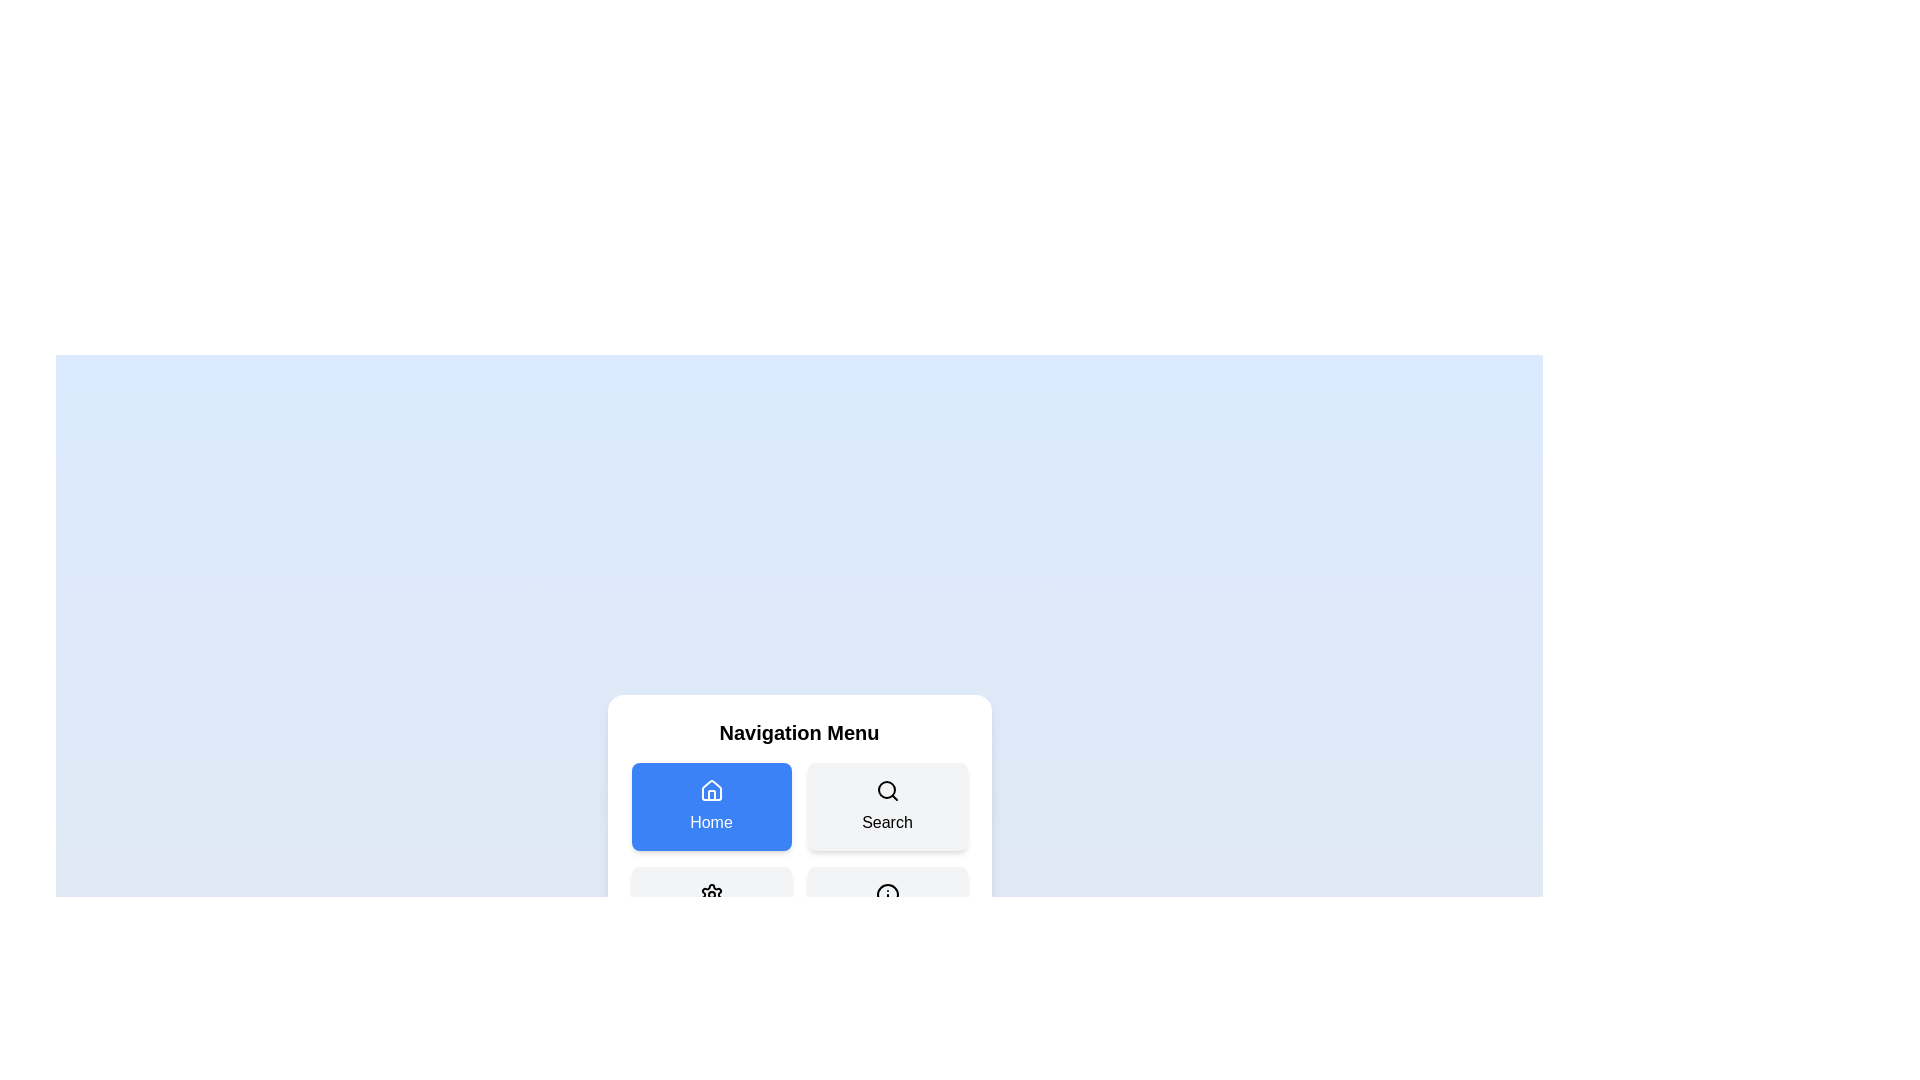 This screenshot has height=1080, width=1920. Describe the element at coordinates (711, 910) in the screenshot. I see `the menu item labeled Settings to select it` at that location.